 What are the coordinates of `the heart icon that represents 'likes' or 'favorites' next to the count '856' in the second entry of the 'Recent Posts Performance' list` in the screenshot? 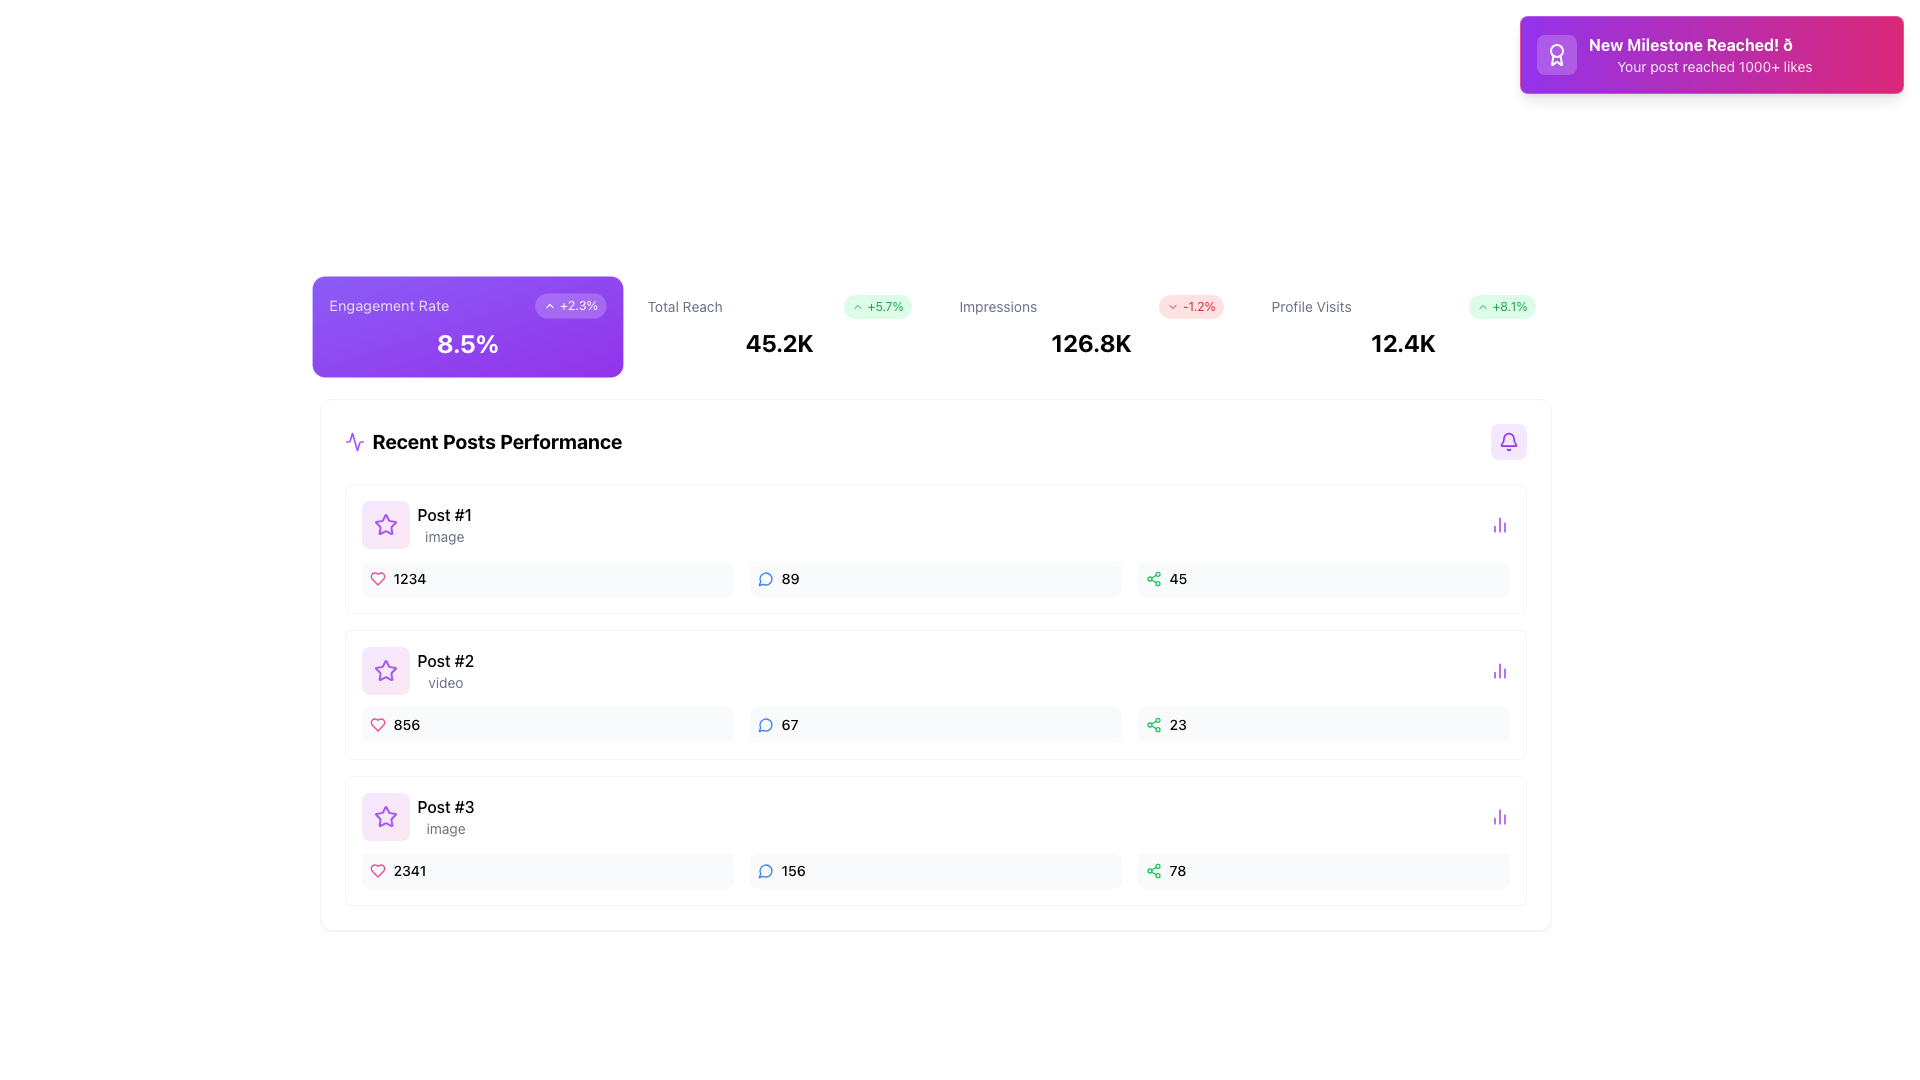 It's located at (377, 725).